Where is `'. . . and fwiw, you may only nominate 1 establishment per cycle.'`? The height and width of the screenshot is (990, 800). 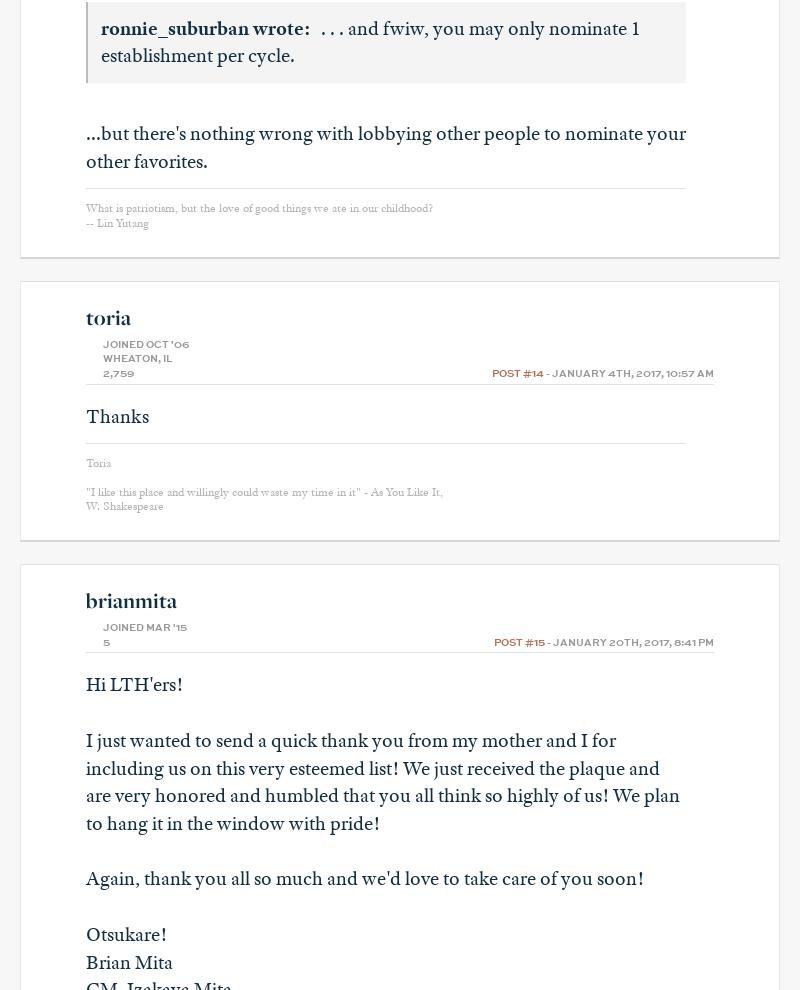
'. . . and fwiw, you may only nominate 1 establishment per cycle.' is located at coordinates (100, 40).